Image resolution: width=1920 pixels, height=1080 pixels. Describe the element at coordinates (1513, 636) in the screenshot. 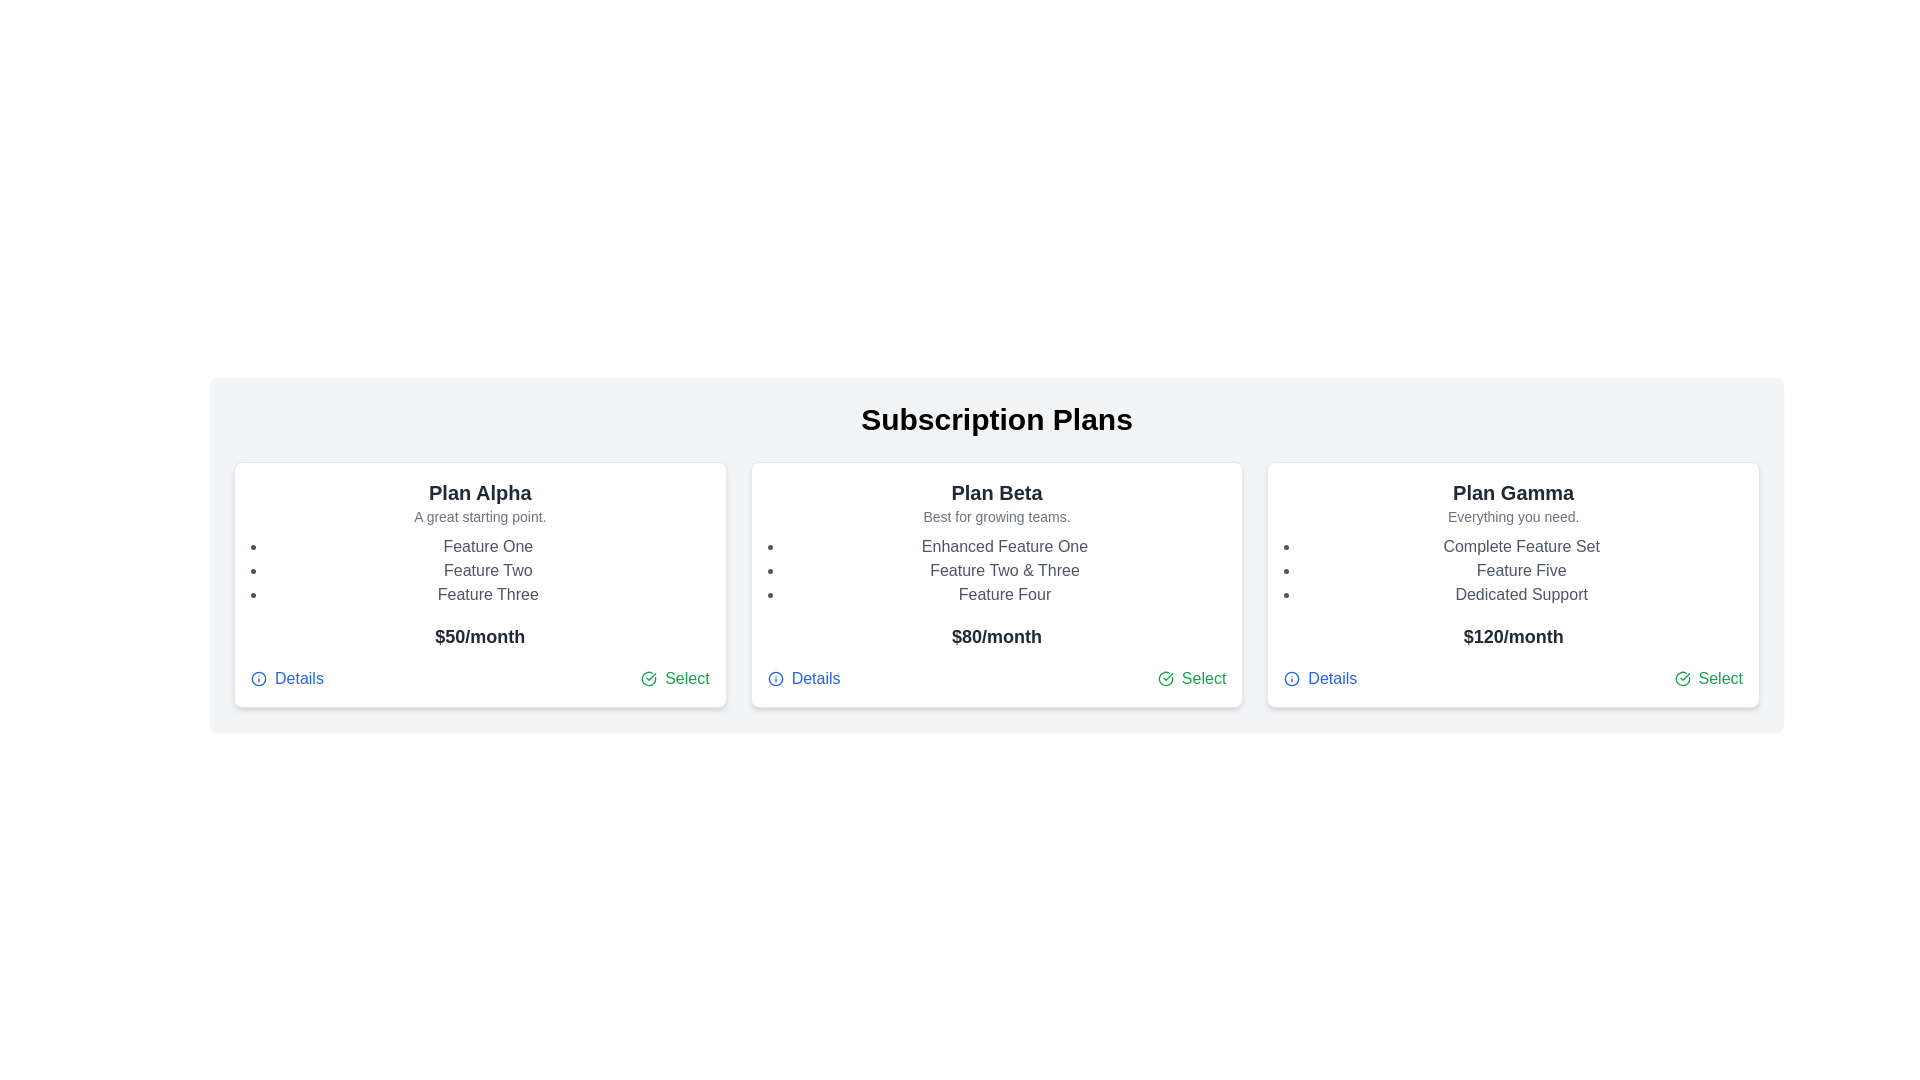

I see `the Text Label that communicates the monthly cost of the subscription plan located in the third subscription card titled 'Plan Gamma', which is positioned underneath the feature list and above the action links` at that location.